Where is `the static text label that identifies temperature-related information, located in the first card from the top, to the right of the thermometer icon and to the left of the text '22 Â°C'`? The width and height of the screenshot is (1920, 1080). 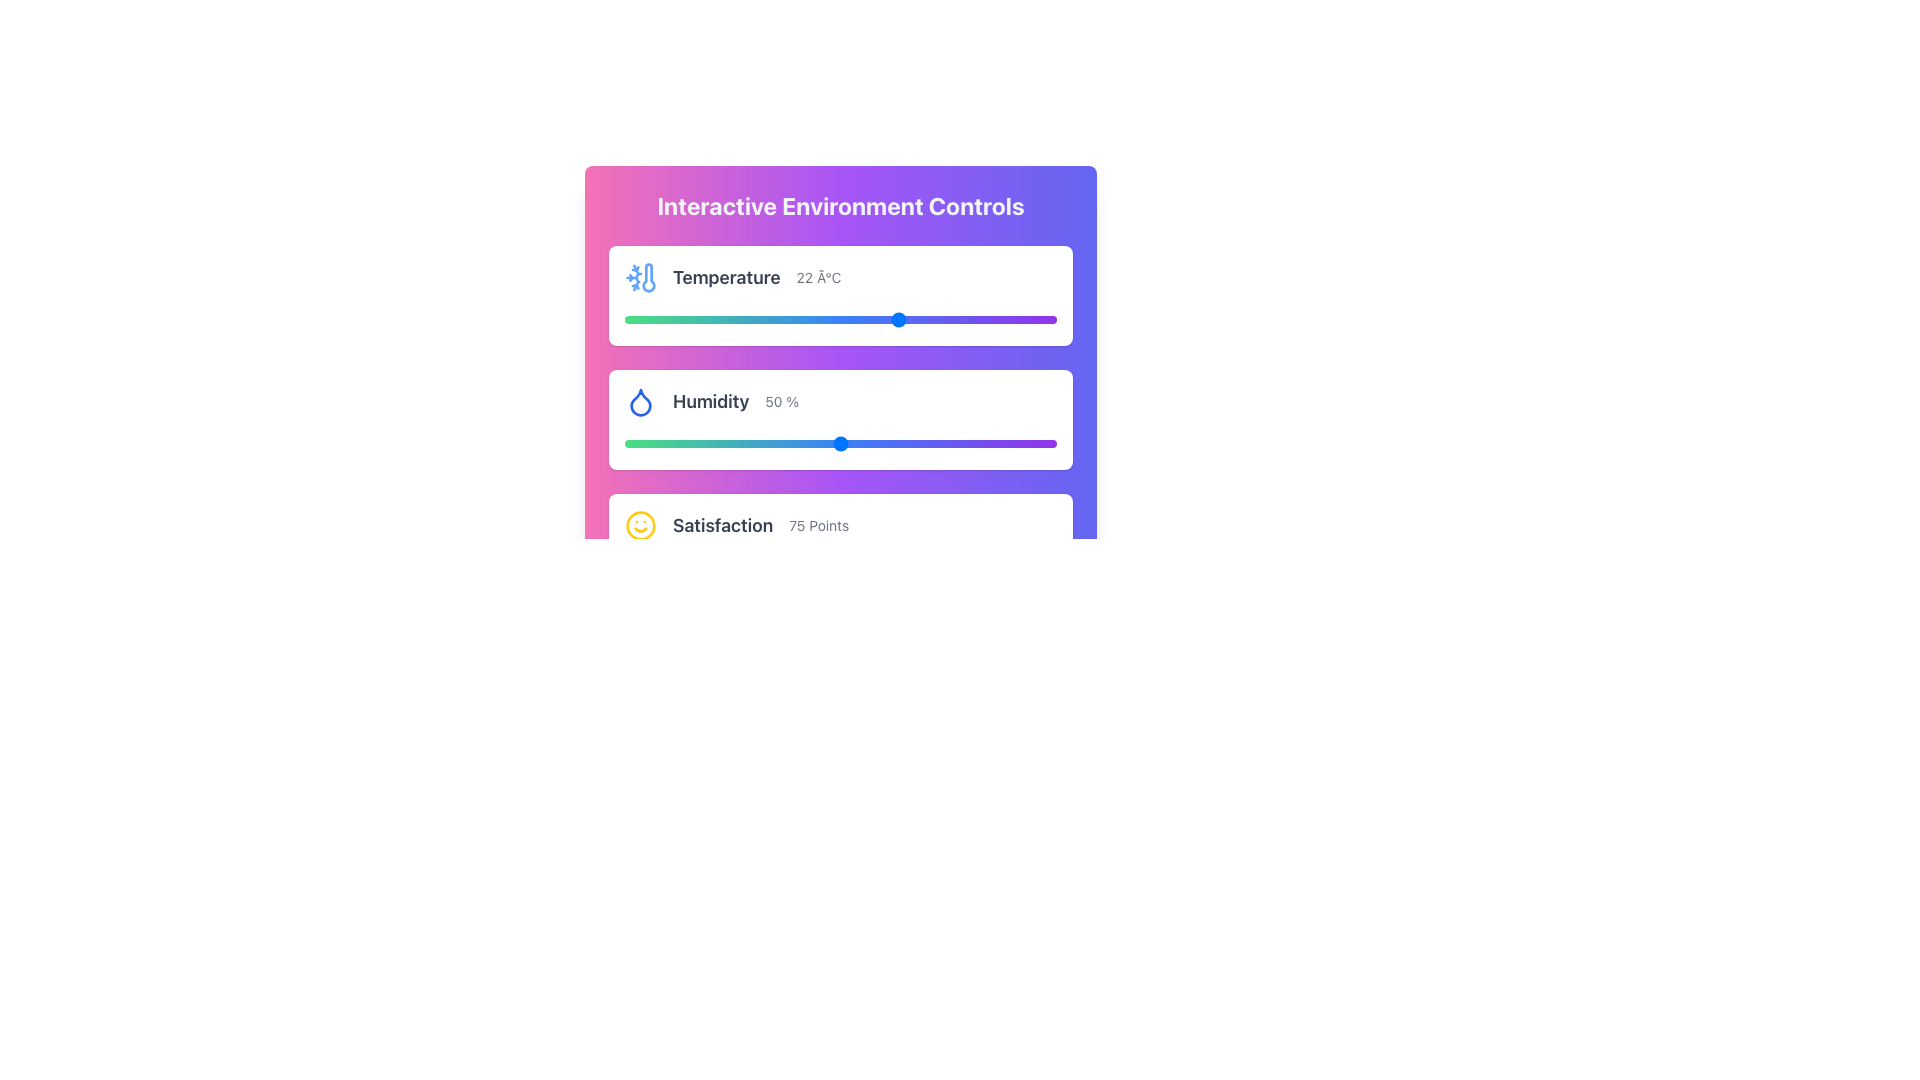 the static text label that identifies temperature-related information, located in the first card from the top, to the right of the thermometer icon and to the left of the text '22 Â°C' is located at coordinates (725, 277).